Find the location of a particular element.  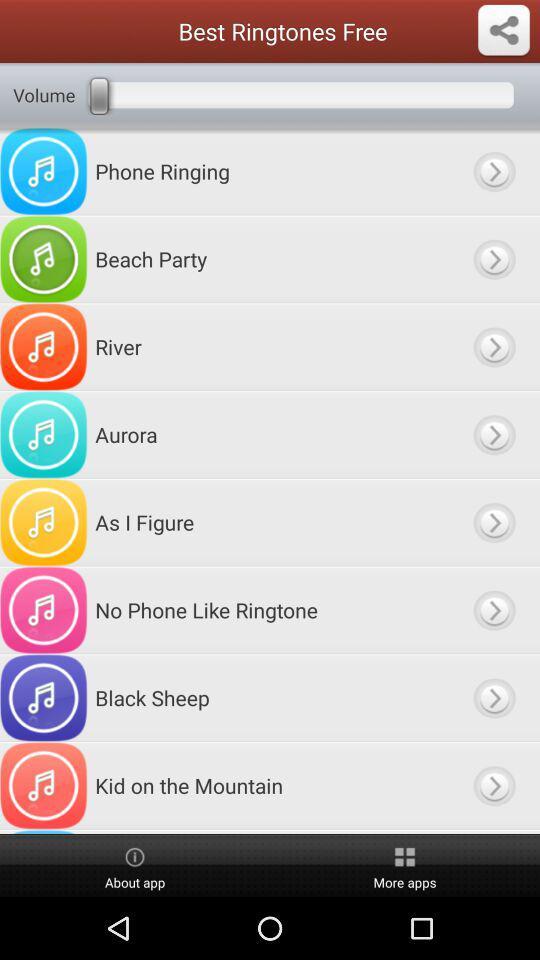

open beach party is located at coordinates (493, 258).